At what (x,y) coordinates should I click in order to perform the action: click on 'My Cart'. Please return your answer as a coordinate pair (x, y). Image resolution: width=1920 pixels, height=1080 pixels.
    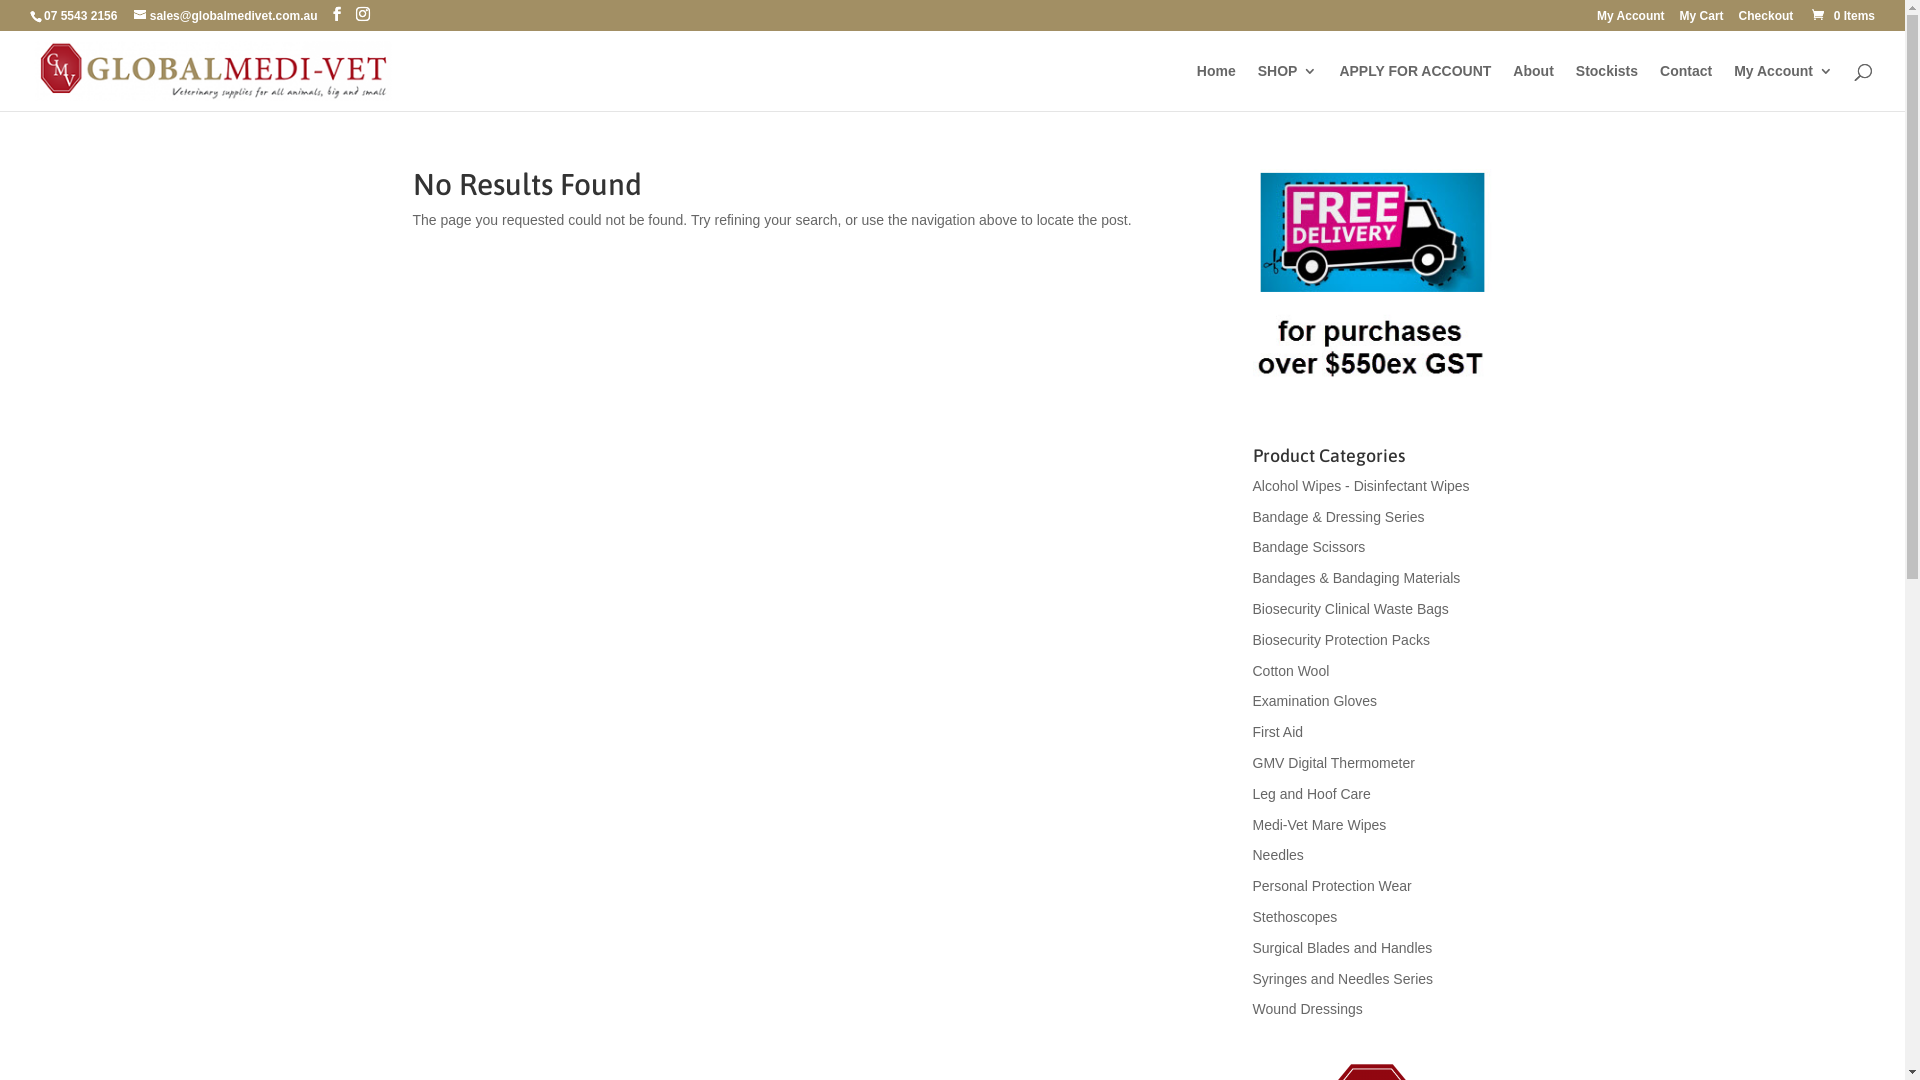
    Looking at the image, I should click on (1680, 20).